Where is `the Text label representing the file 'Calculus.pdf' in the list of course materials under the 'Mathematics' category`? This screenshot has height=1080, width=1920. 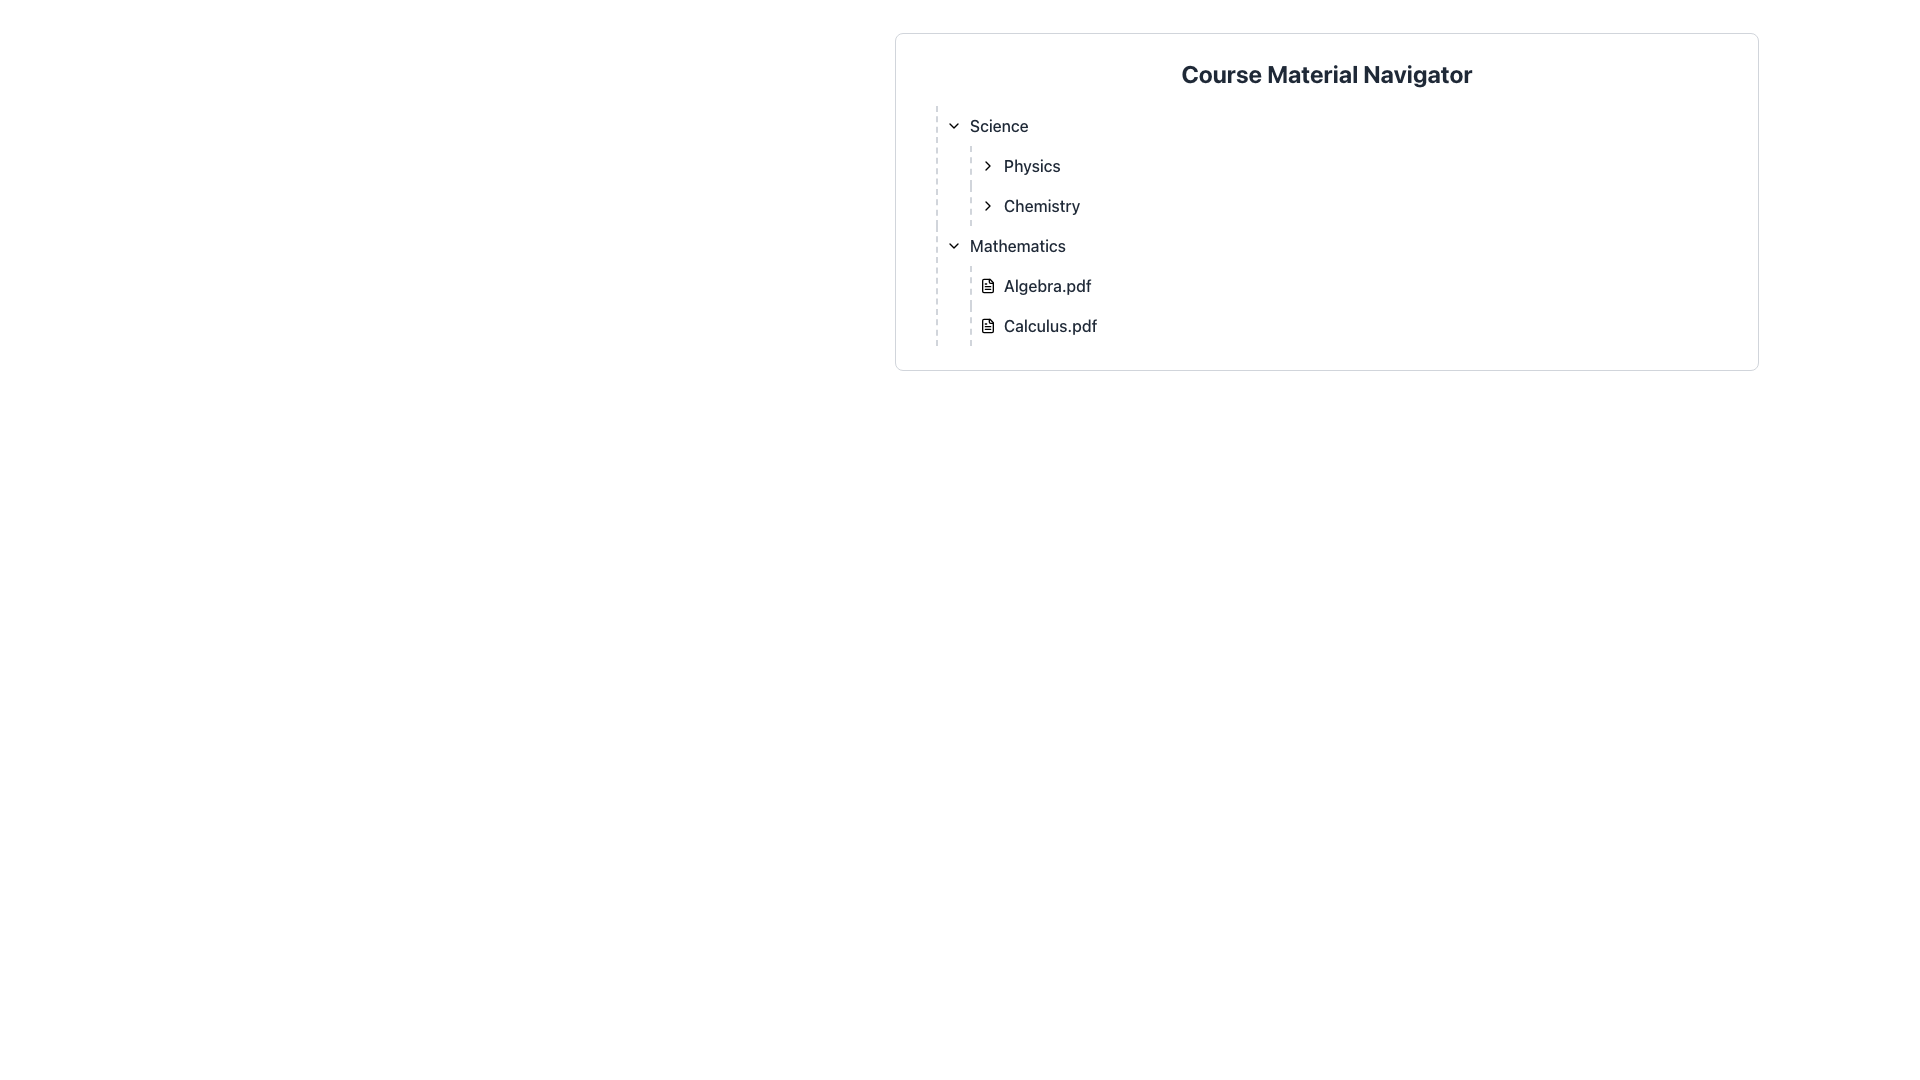 the Text label representing the file 'Calculus.pdf' in the list of course materials under the 'Mathematics' category is located at coordinates (1049, 325).